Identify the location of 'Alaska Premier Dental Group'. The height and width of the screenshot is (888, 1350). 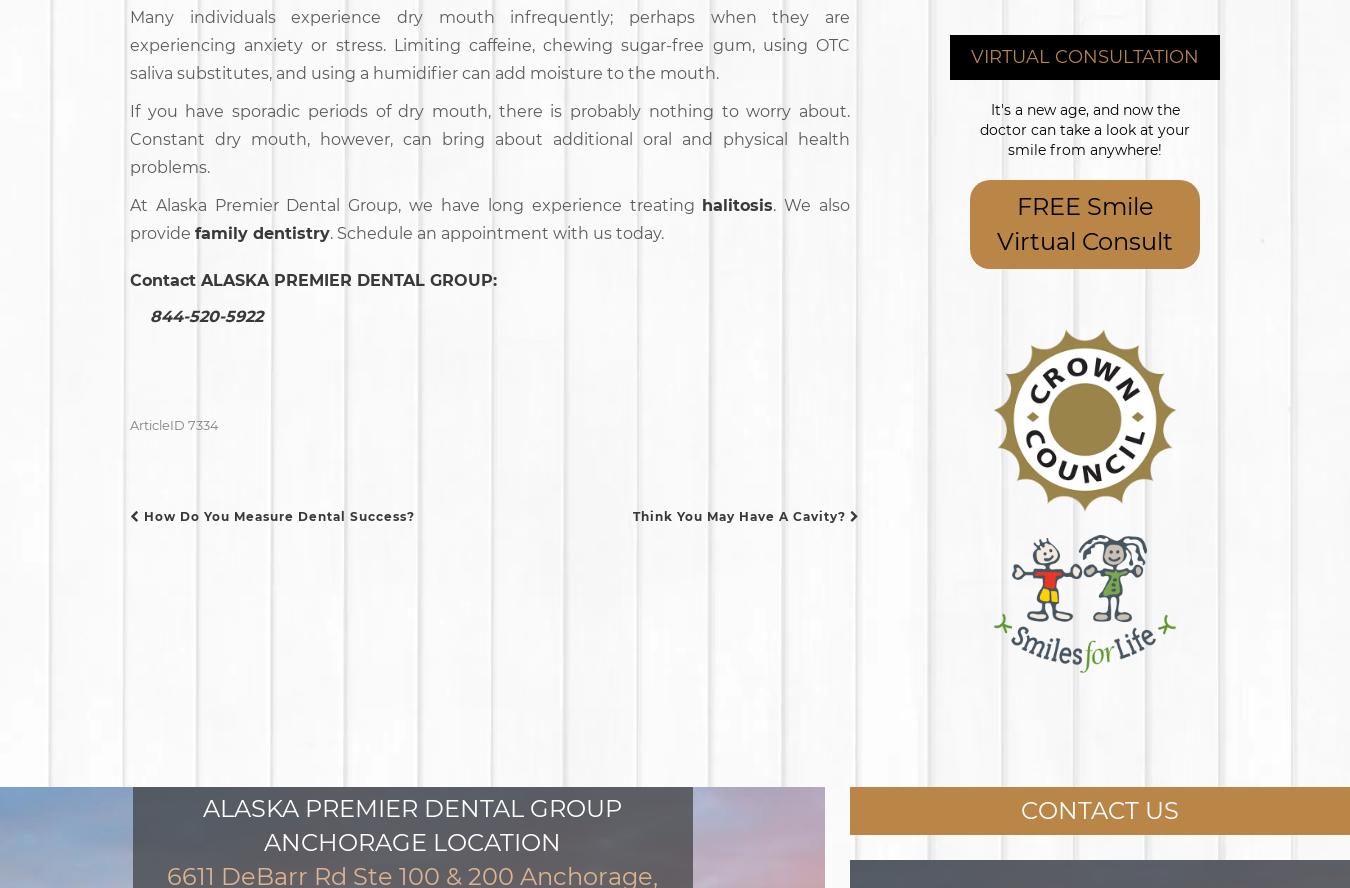
(203, 807).